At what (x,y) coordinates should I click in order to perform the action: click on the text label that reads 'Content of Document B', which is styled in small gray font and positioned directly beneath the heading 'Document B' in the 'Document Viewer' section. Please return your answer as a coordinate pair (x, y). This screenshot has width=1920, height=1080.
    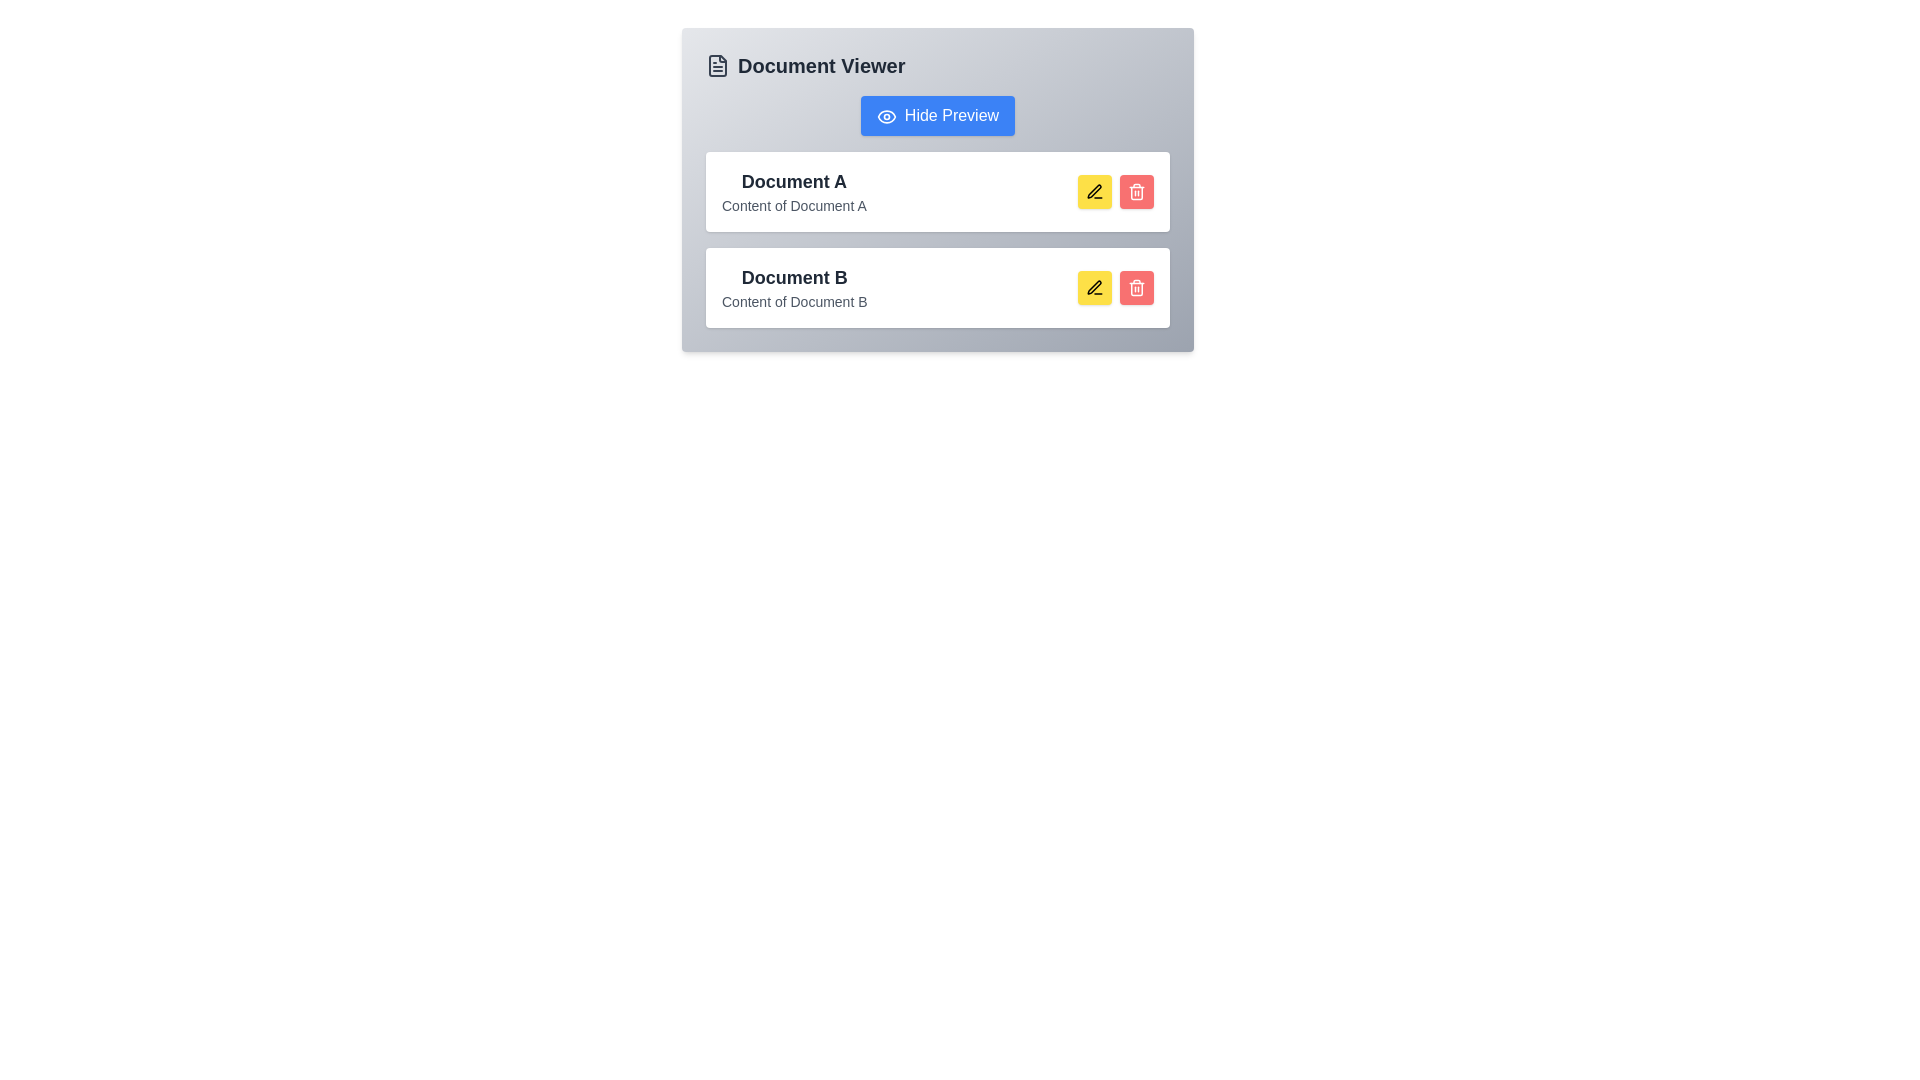
    Looking at the image, I should click on (793, 301).